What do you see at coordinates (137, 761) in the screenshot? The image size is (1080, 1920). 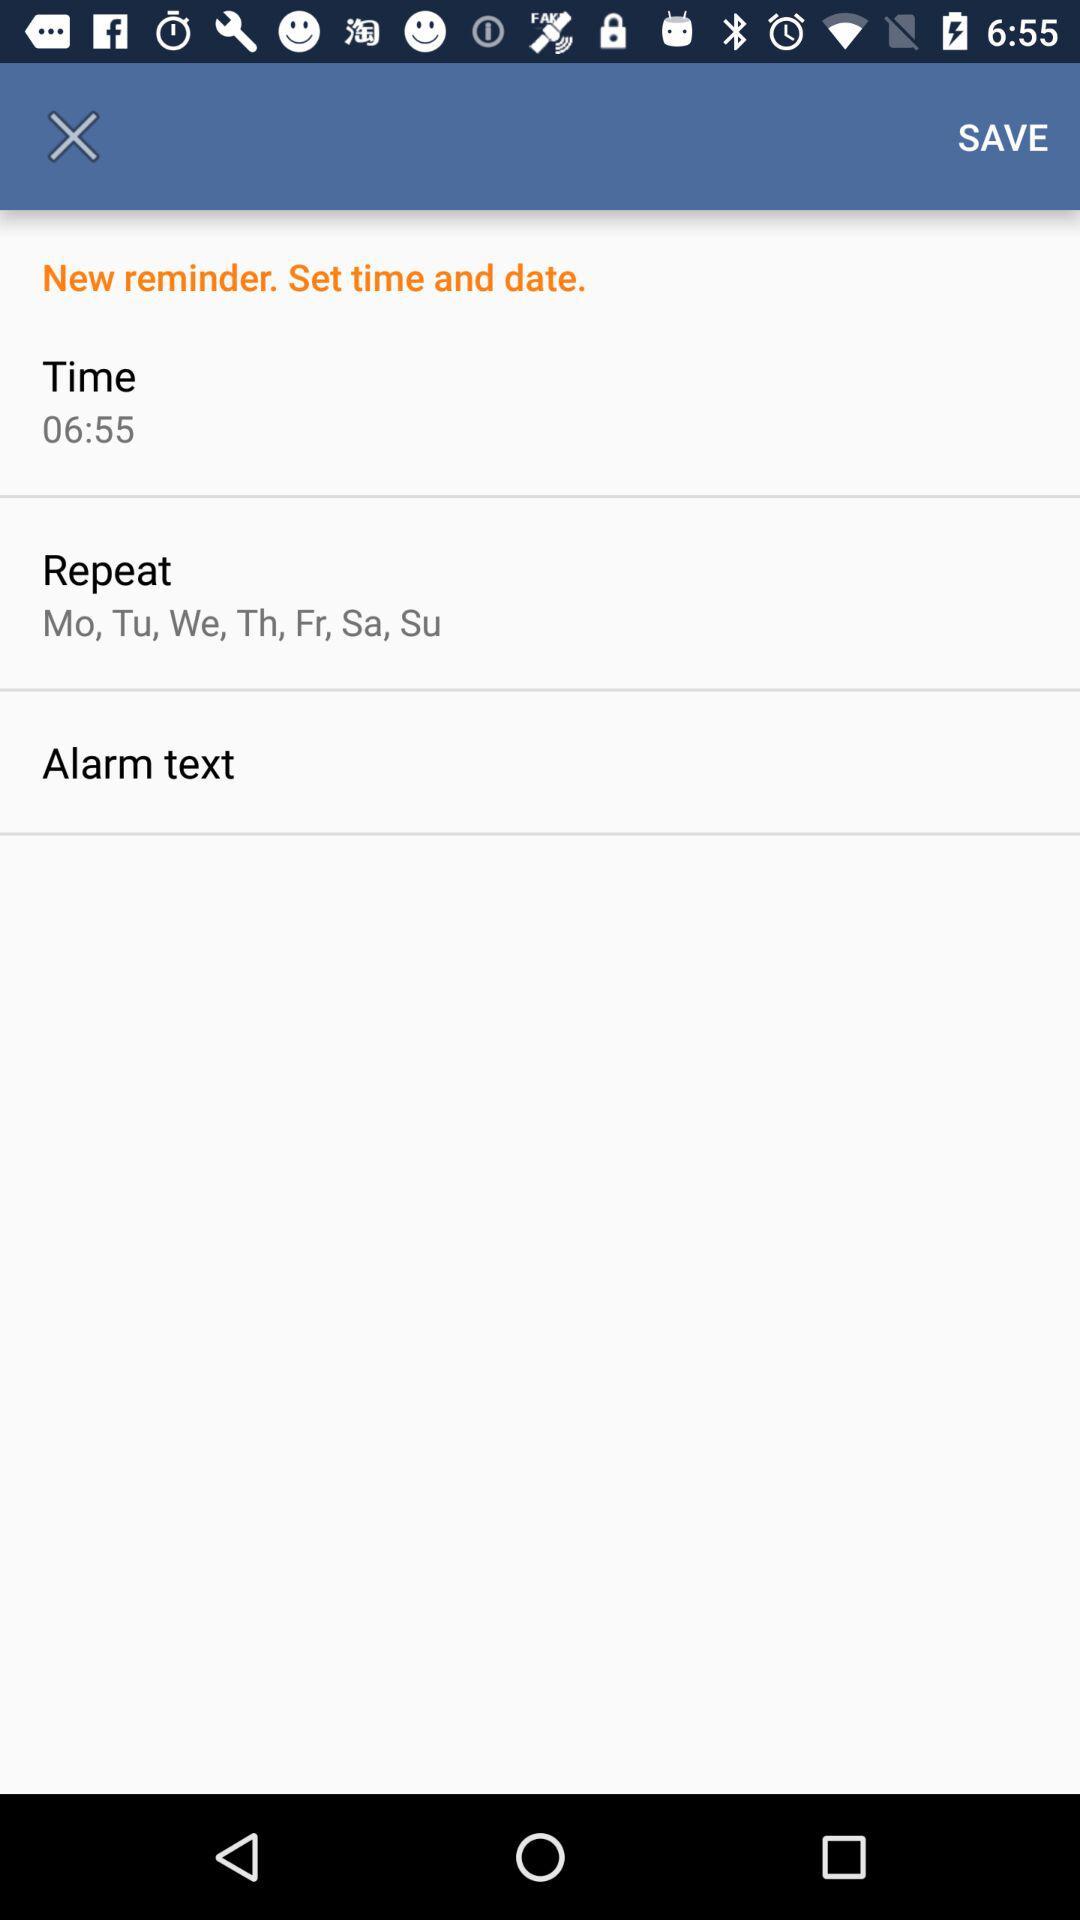 I see `alarm text` at bounding box center [137, 761].